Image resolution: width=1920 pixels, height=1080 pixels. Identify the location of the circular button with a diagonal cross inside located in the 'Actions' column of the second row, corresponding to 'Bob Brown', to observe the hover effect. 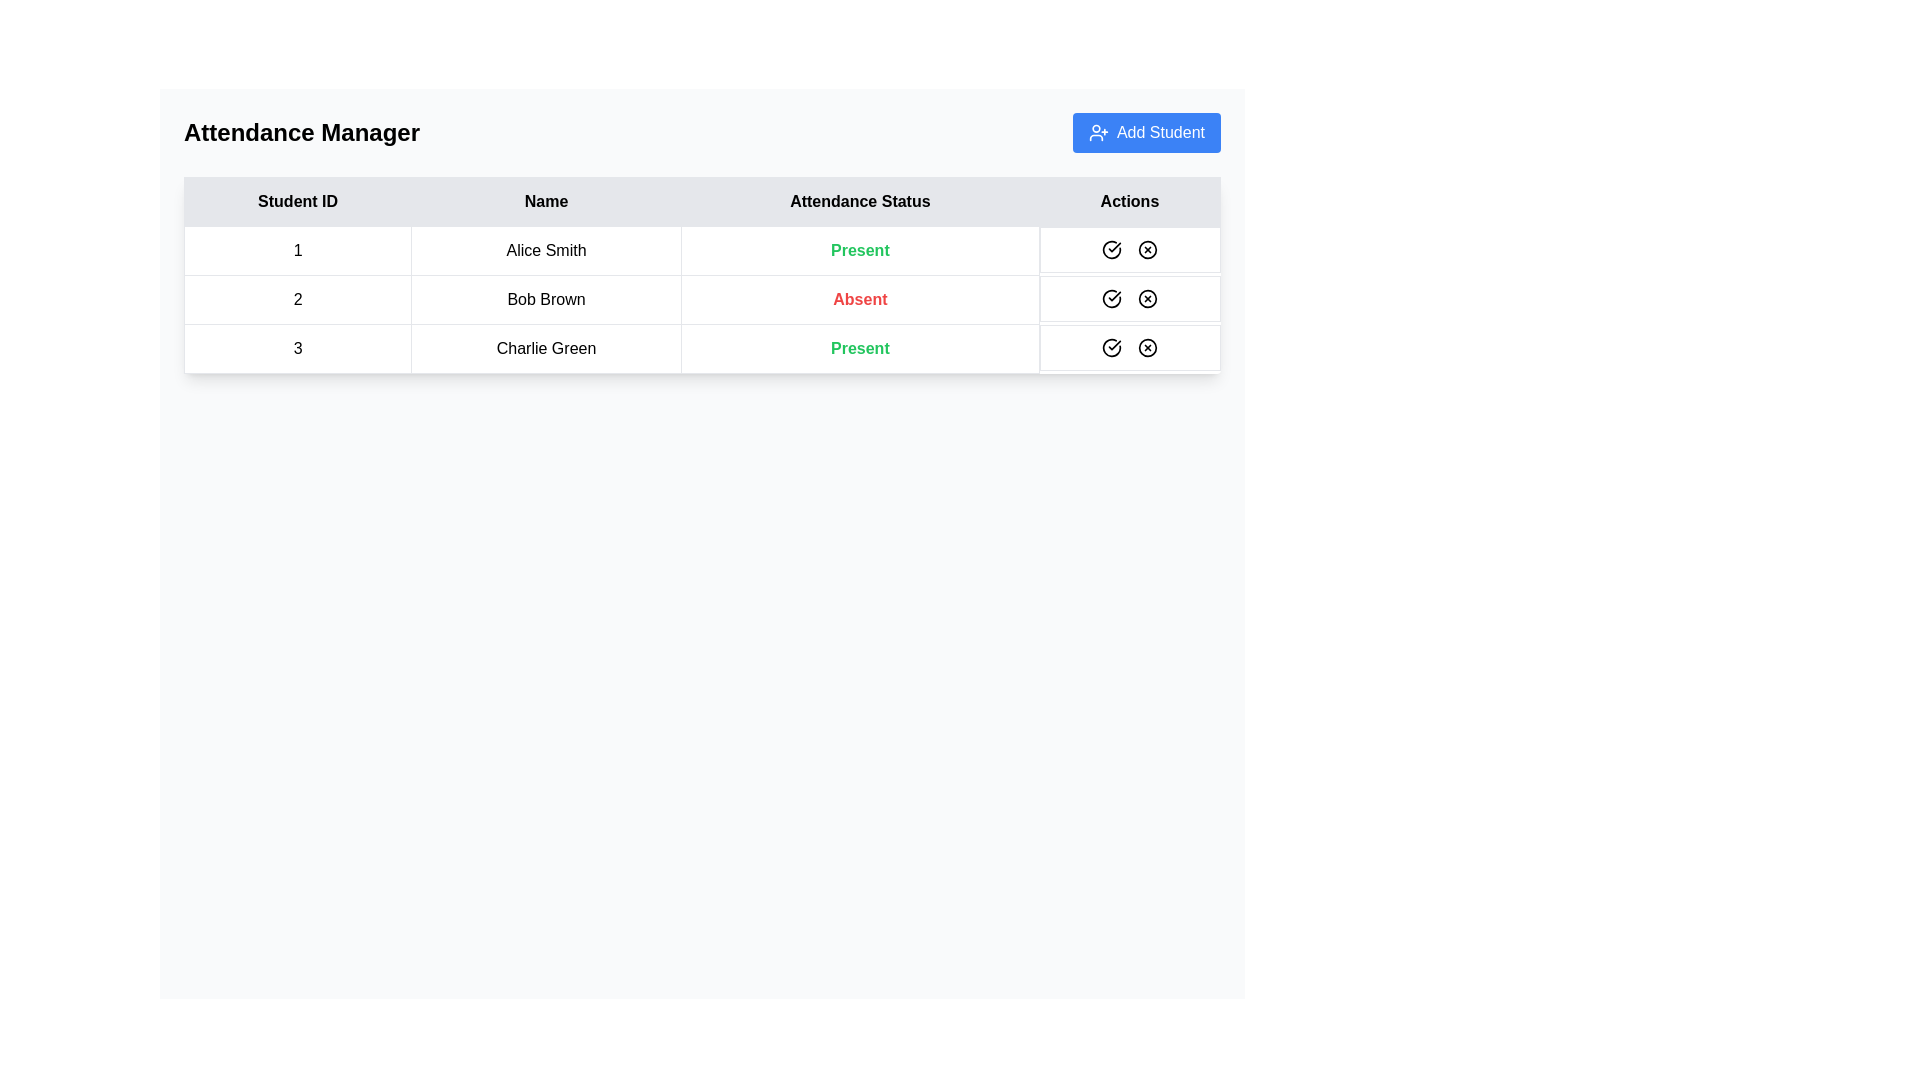
(1148, 298).